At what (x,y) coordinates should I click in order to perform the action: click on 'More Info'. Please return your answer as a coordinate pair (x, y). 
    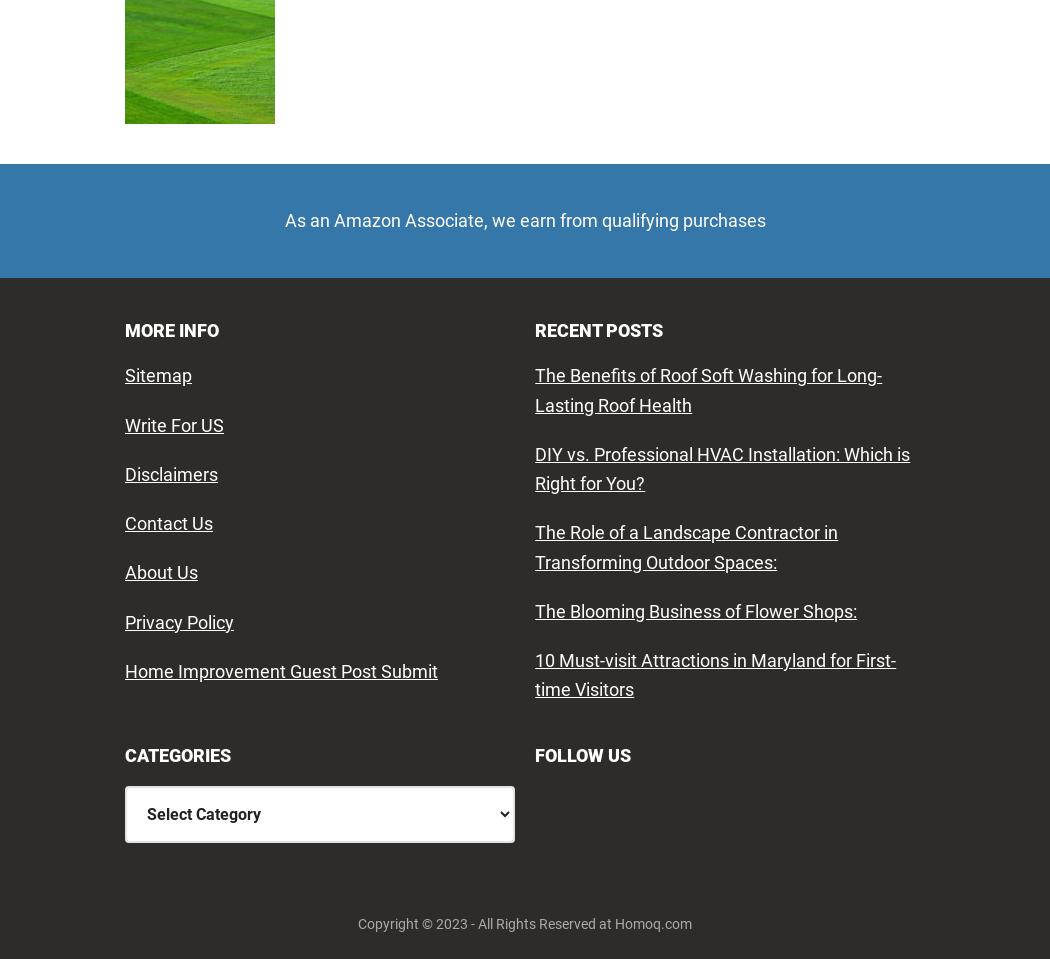
    Looking at the image, I should click on (171, 328).